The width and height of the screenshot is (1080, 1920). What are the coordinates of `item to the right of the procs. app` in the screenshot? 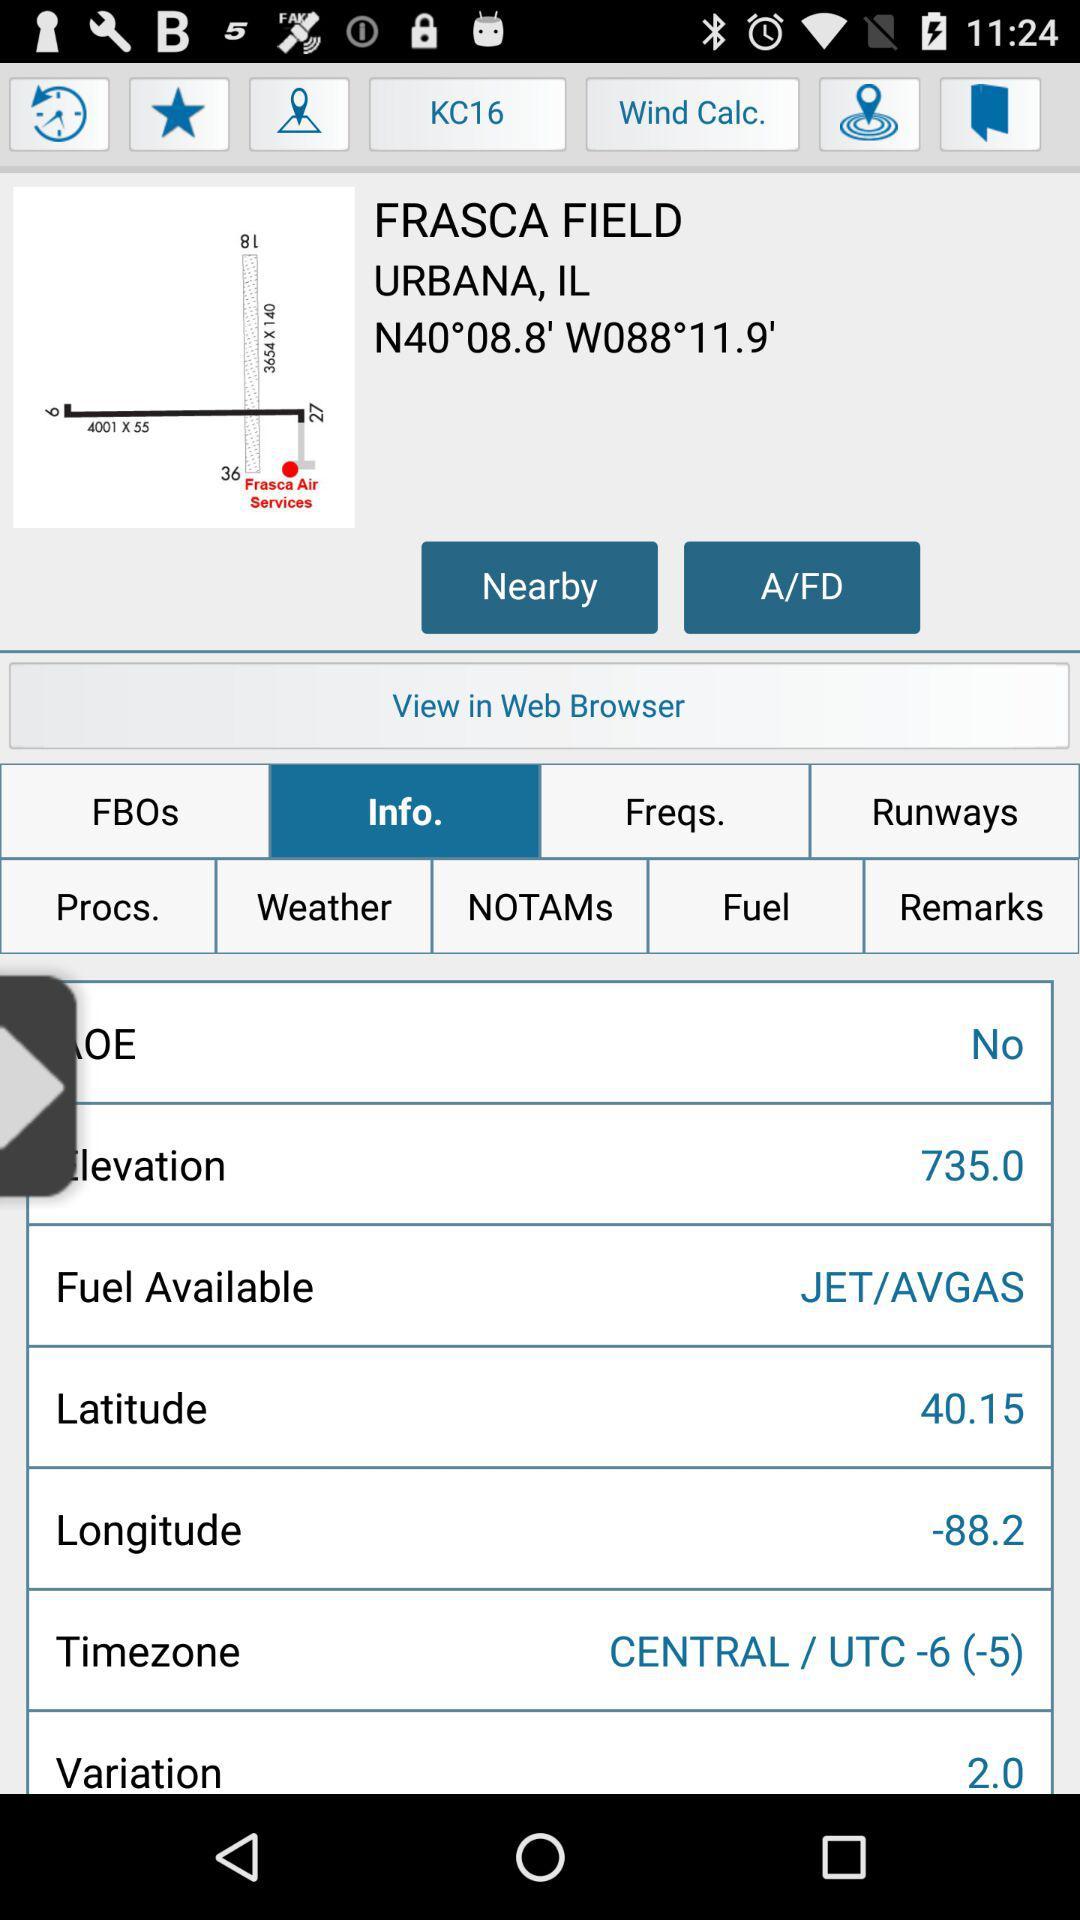 It's located at (323, 905).